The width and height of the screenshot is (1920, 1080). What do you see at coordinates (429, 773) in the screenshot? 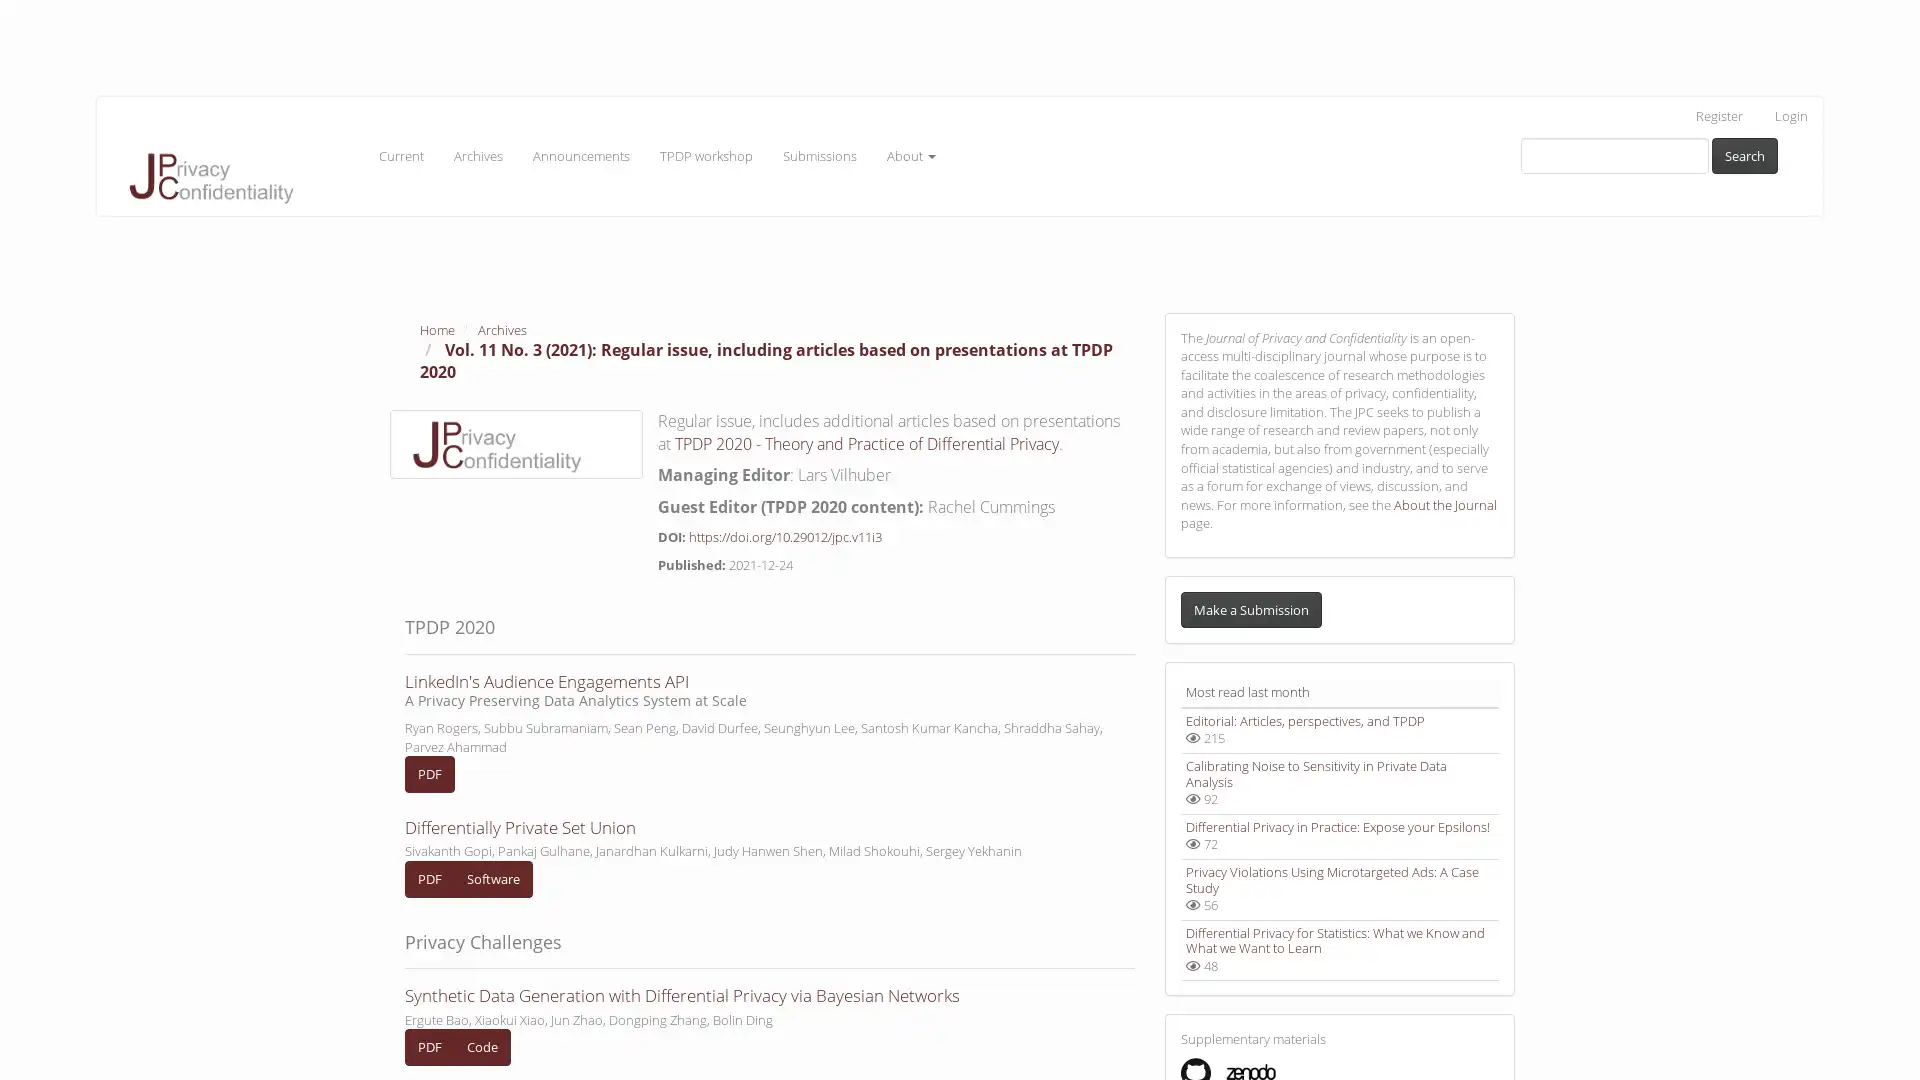
I see `PDF` at bounding box center [429, 773].